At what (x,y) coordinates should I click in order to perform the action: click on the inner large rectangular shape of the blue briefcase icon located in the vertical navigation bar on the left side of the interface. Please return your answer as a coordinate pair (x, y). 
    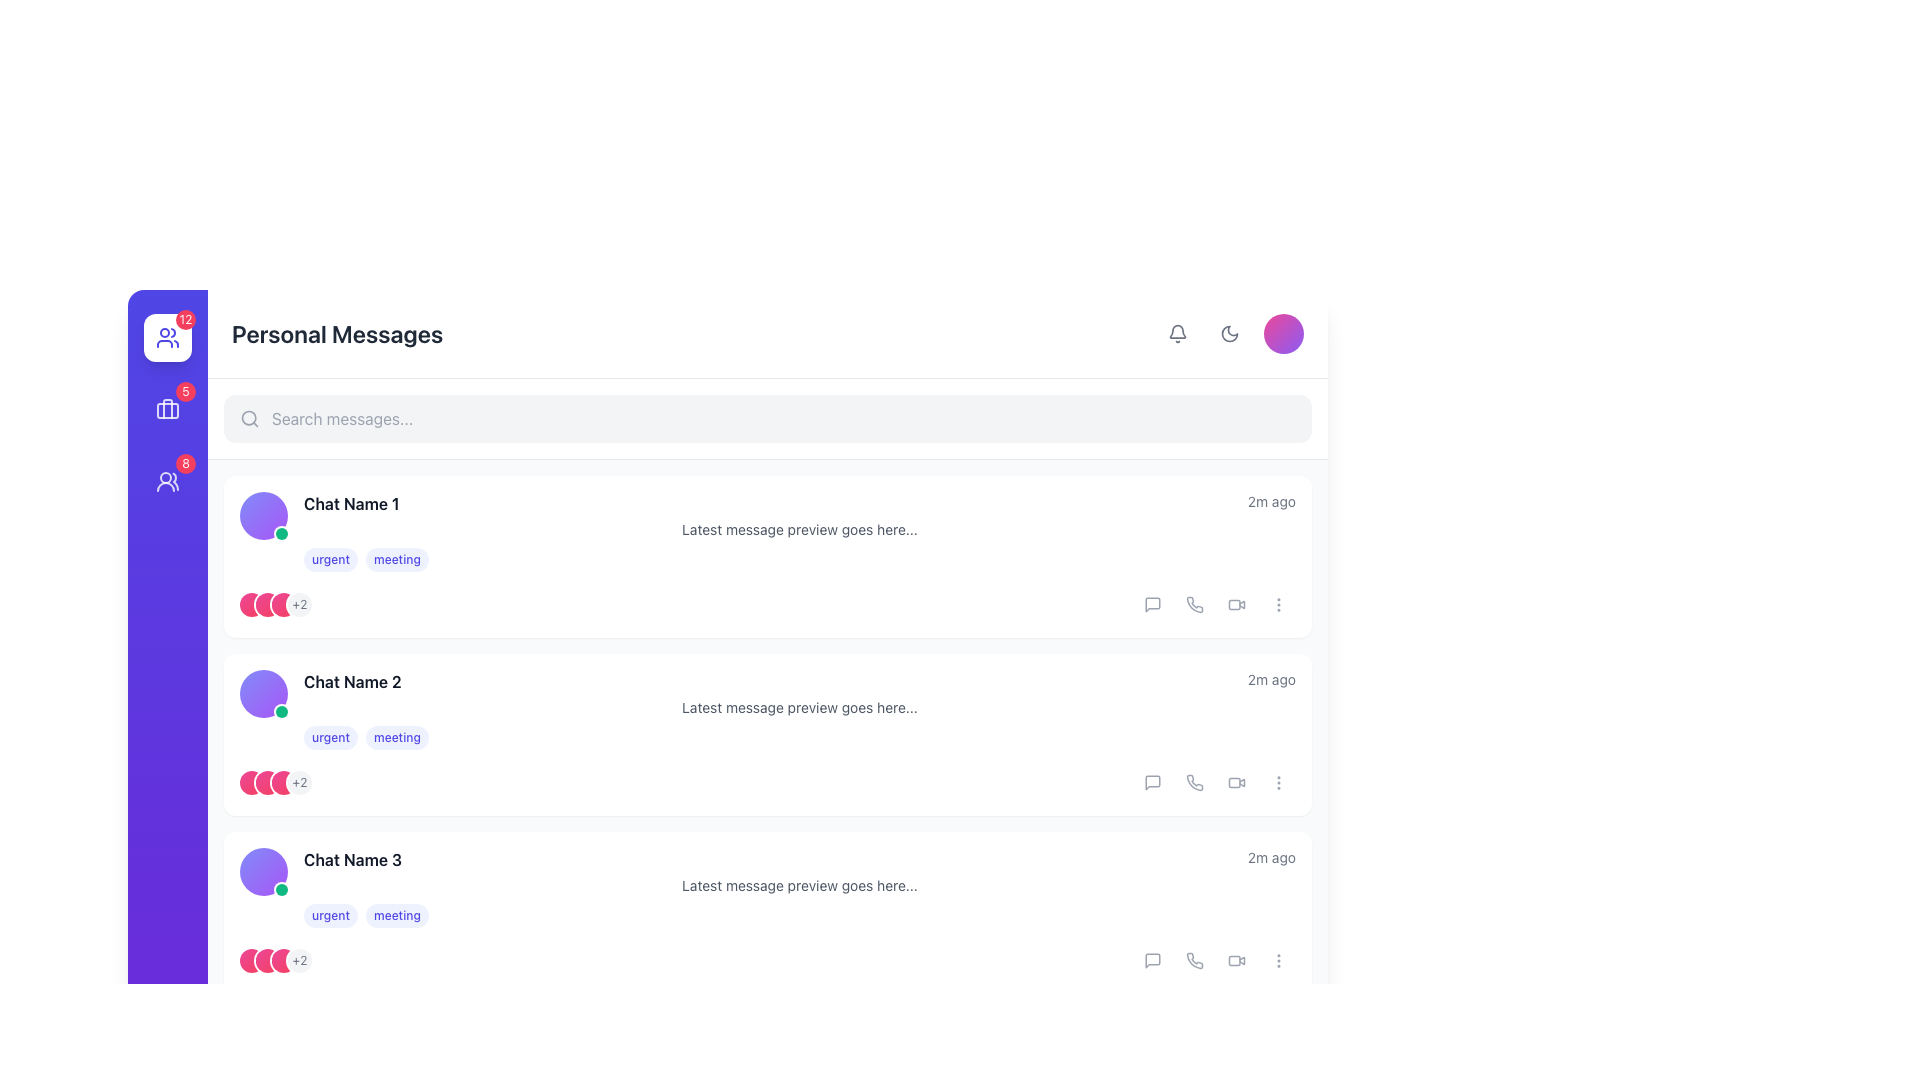
    Looking at the image, I should click on (168, 410).